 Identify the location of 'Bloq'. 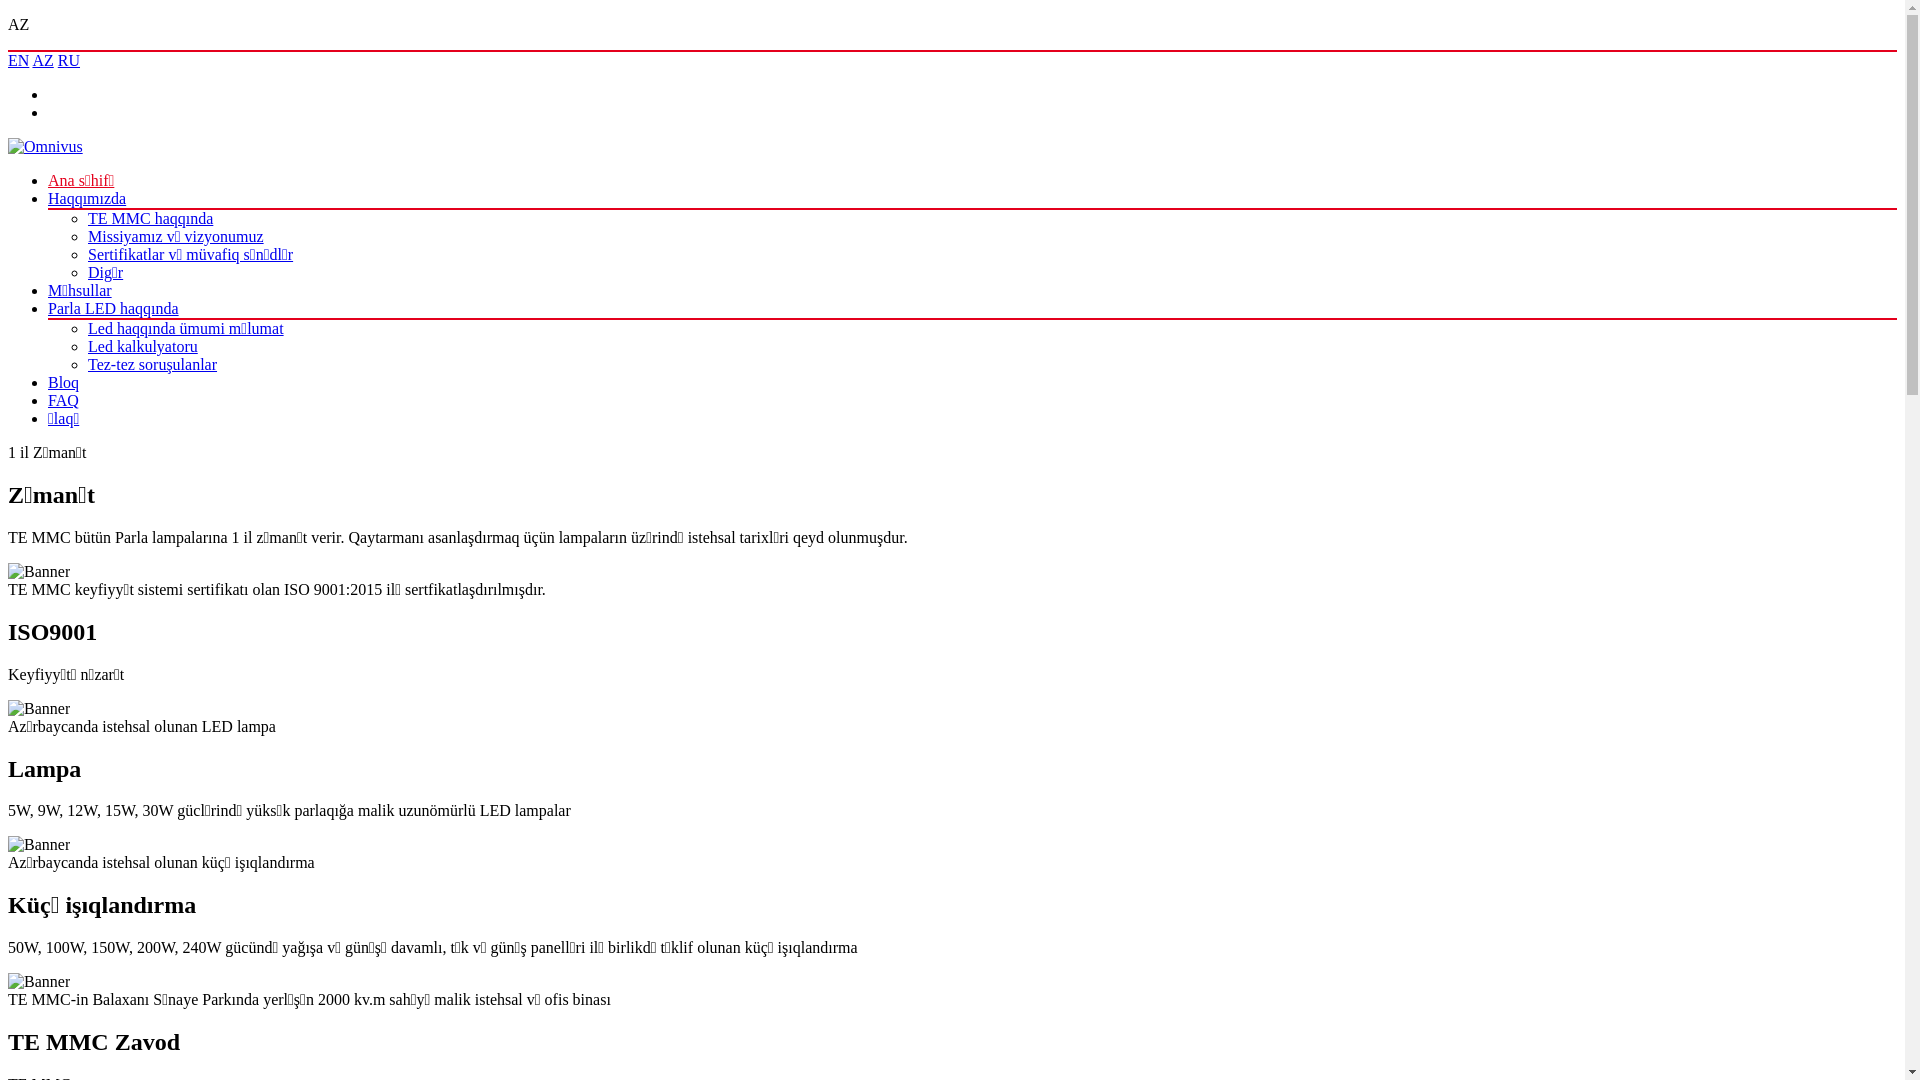
(63, 382).